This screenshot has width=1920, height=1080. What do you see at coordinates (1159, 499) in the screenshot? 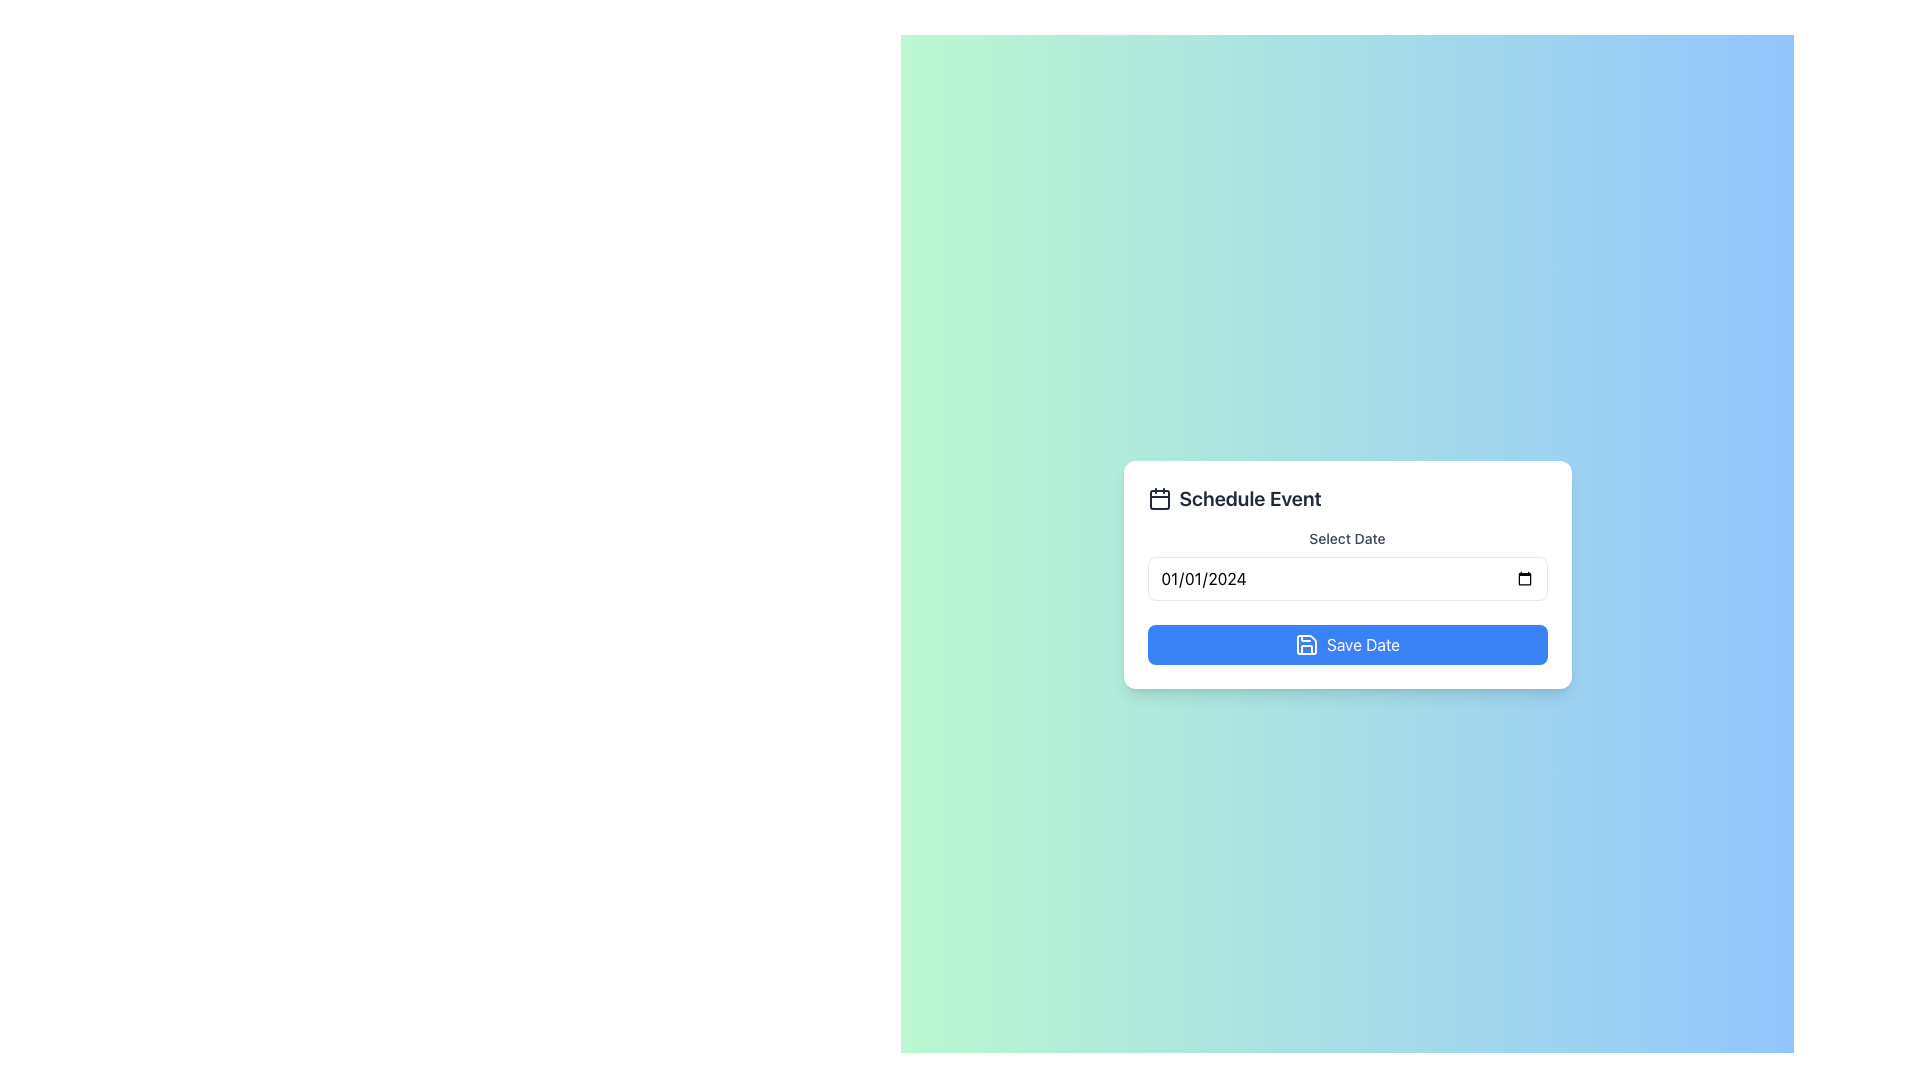
I see `the central rounded rectangle element within the calendar icon, located to the left of the text 'Schedule Event'` at bounding box center [1159, 499].